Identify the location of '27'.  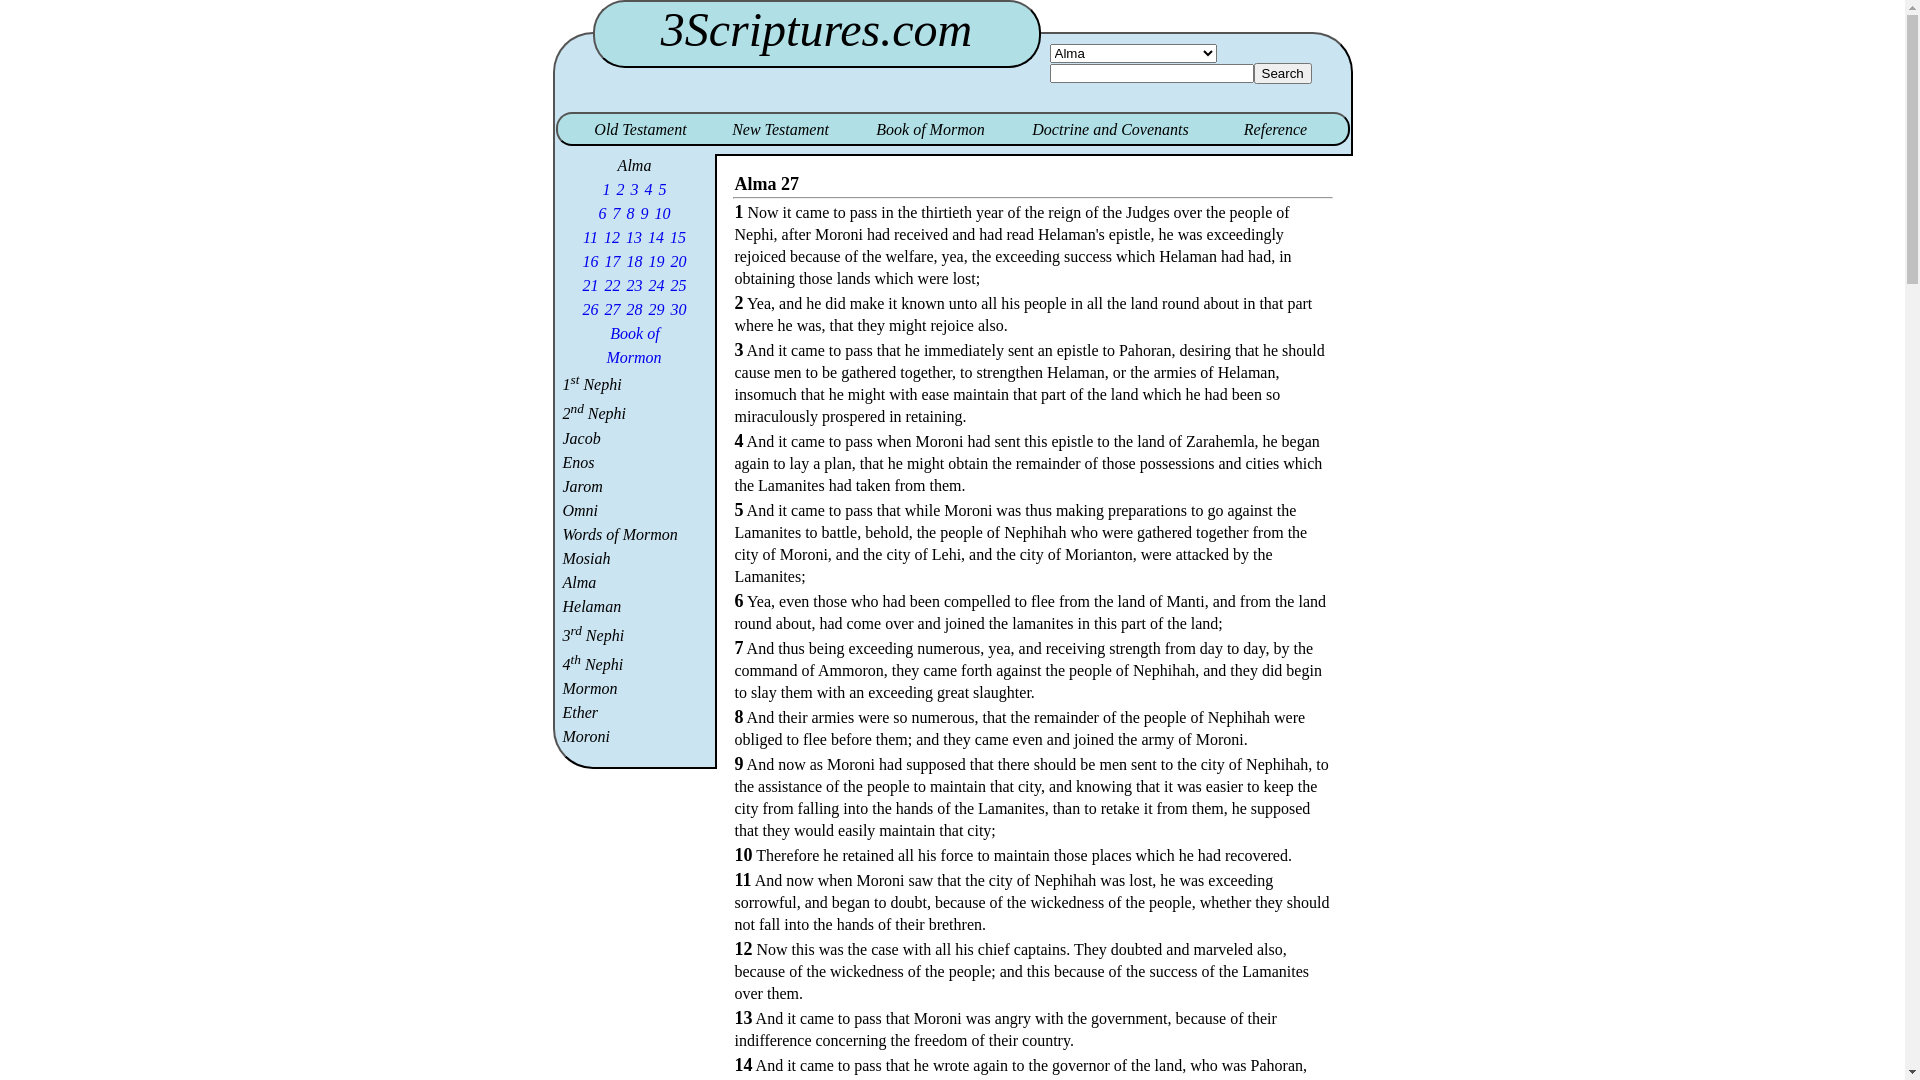
(612, 309).